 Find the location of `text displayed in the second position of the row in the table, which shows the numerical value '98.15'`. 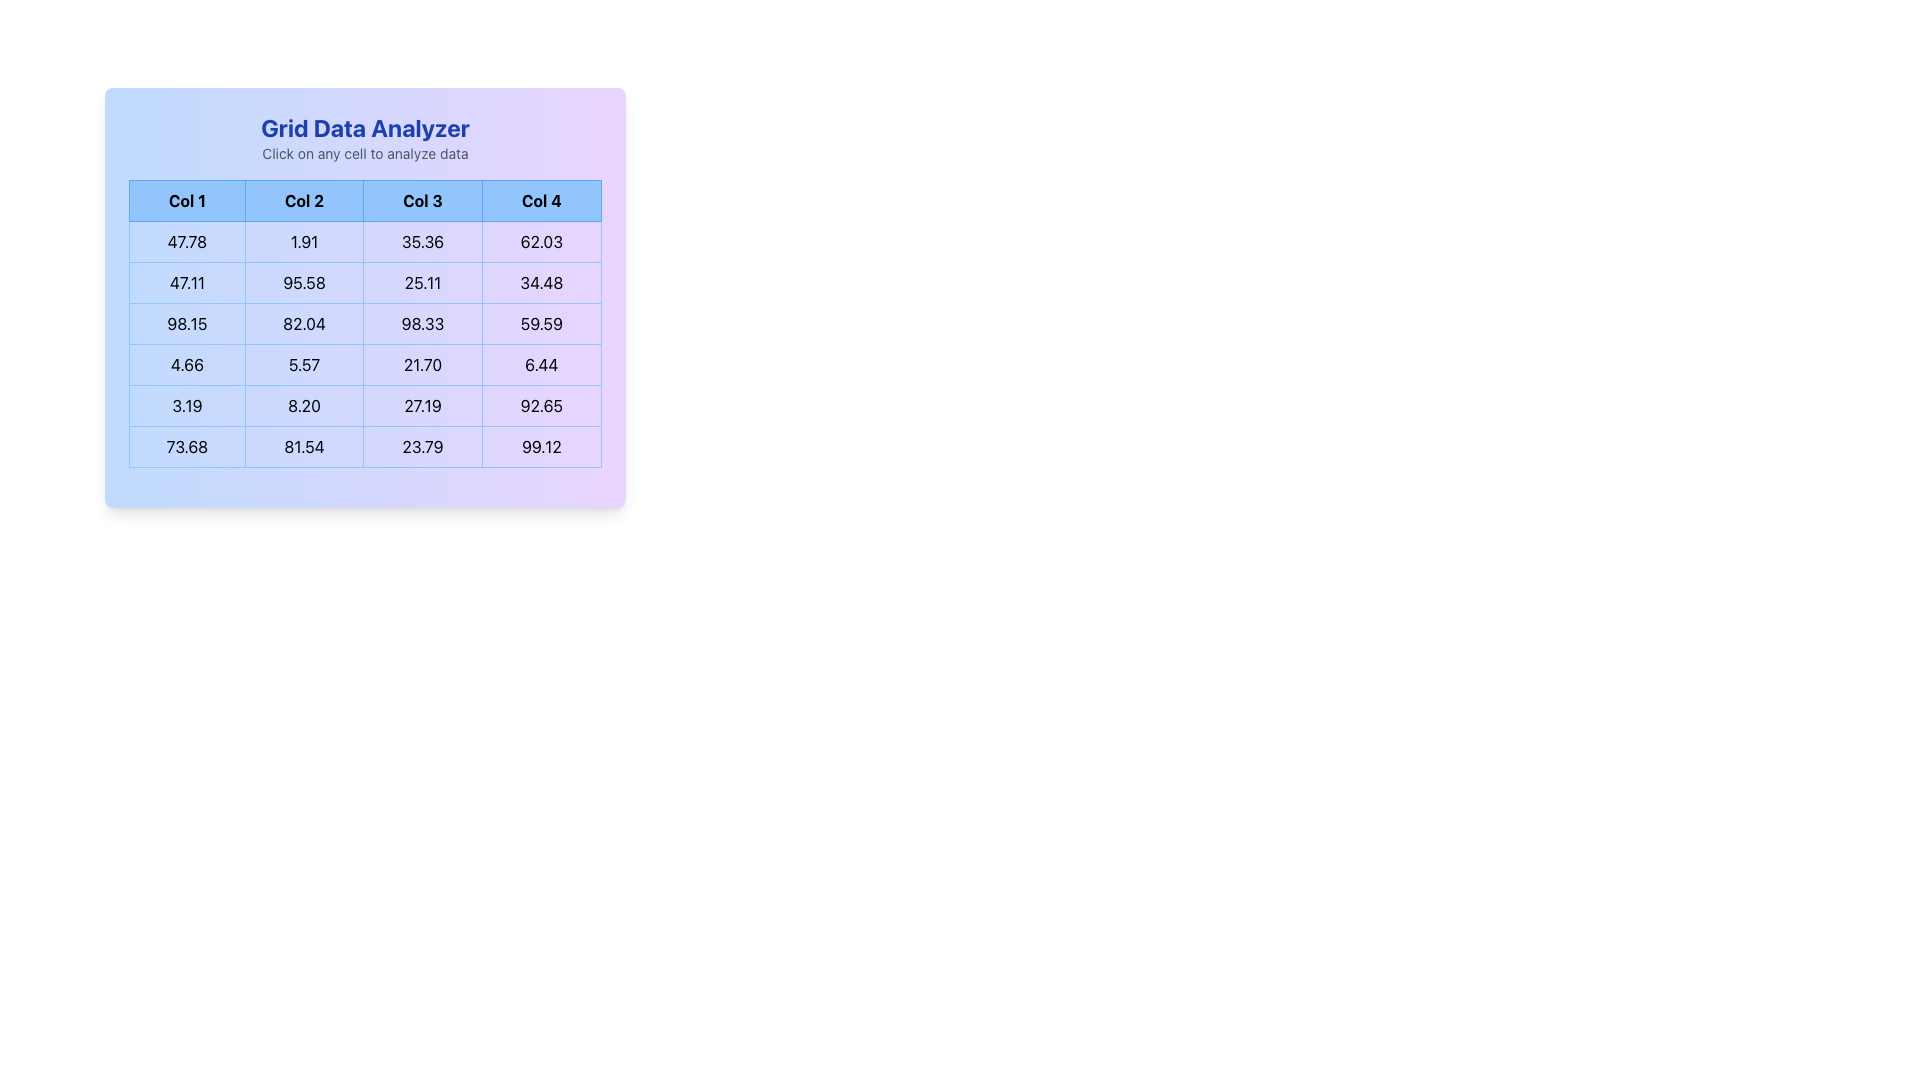

text displayed in the second position of the row in the table, which shows the numerical value '98.15' is located at coordinates (187, 323).